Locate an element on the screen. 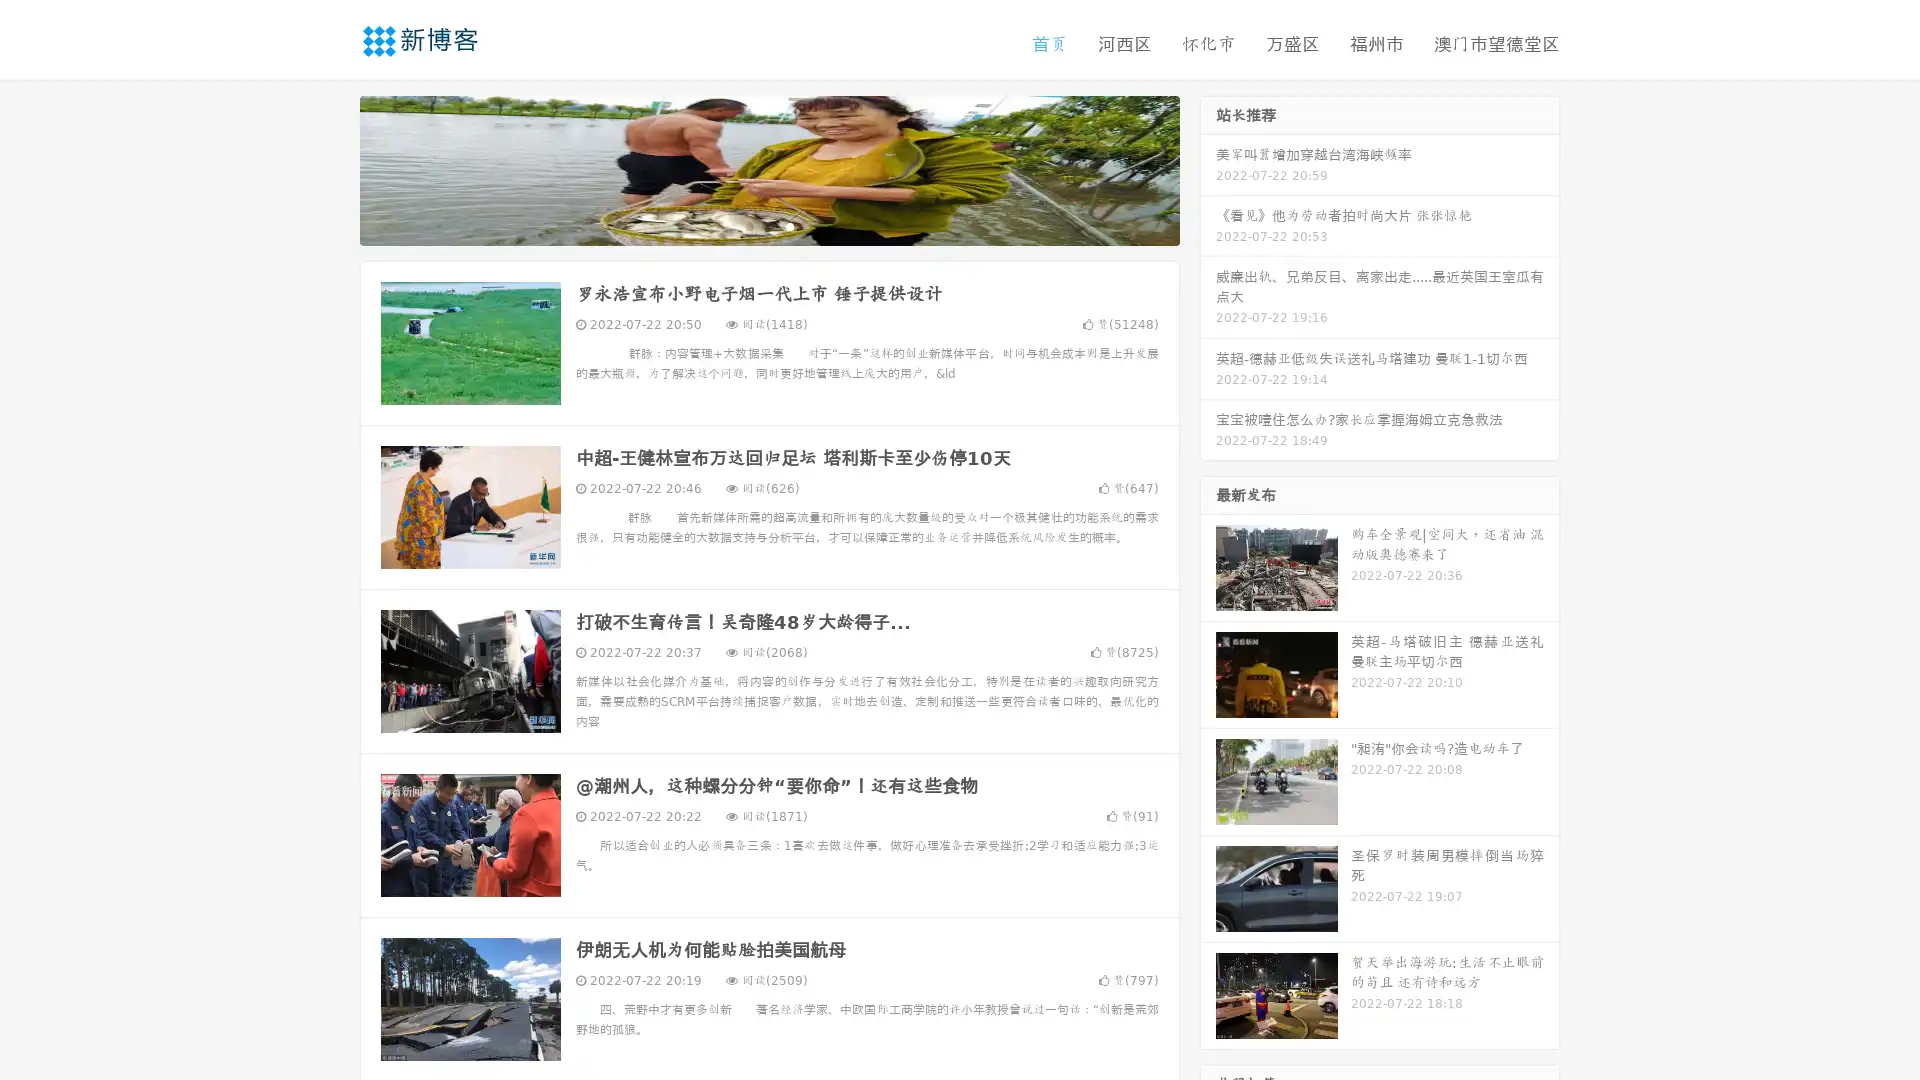  Previous slide is located at coordinates (330, 168).